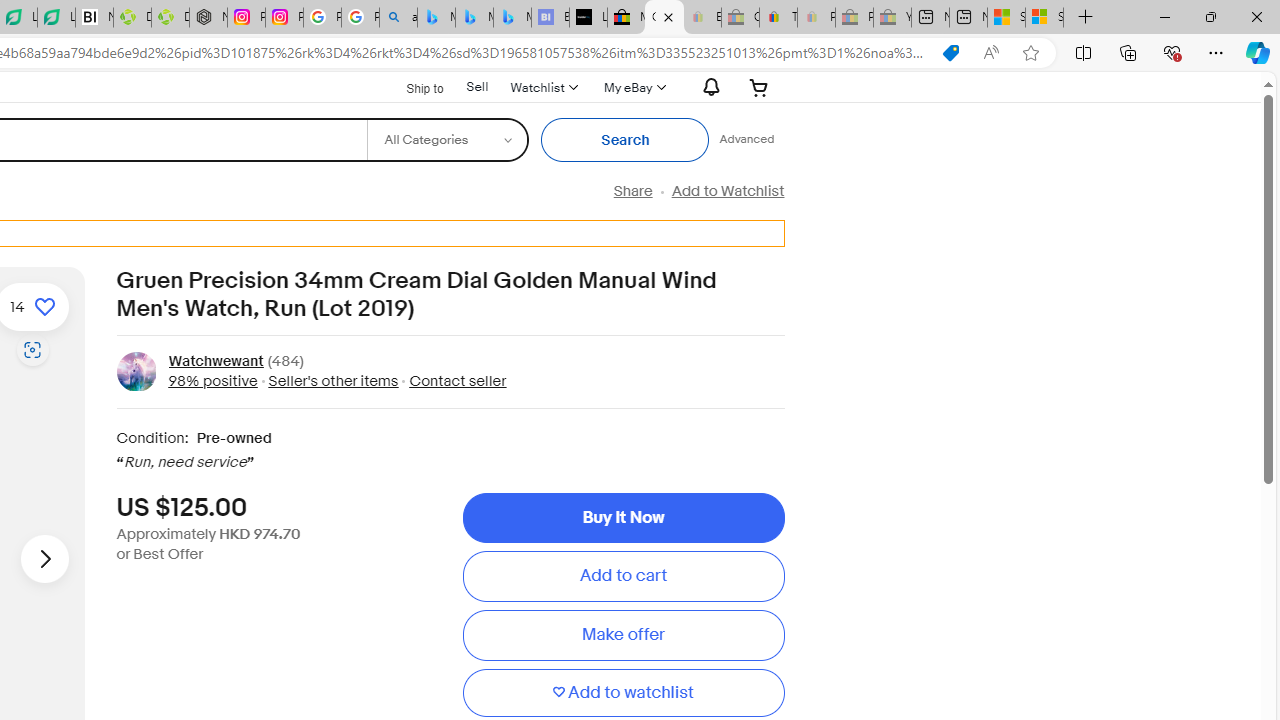  I want to click on '  Seller', so click(328, 380).